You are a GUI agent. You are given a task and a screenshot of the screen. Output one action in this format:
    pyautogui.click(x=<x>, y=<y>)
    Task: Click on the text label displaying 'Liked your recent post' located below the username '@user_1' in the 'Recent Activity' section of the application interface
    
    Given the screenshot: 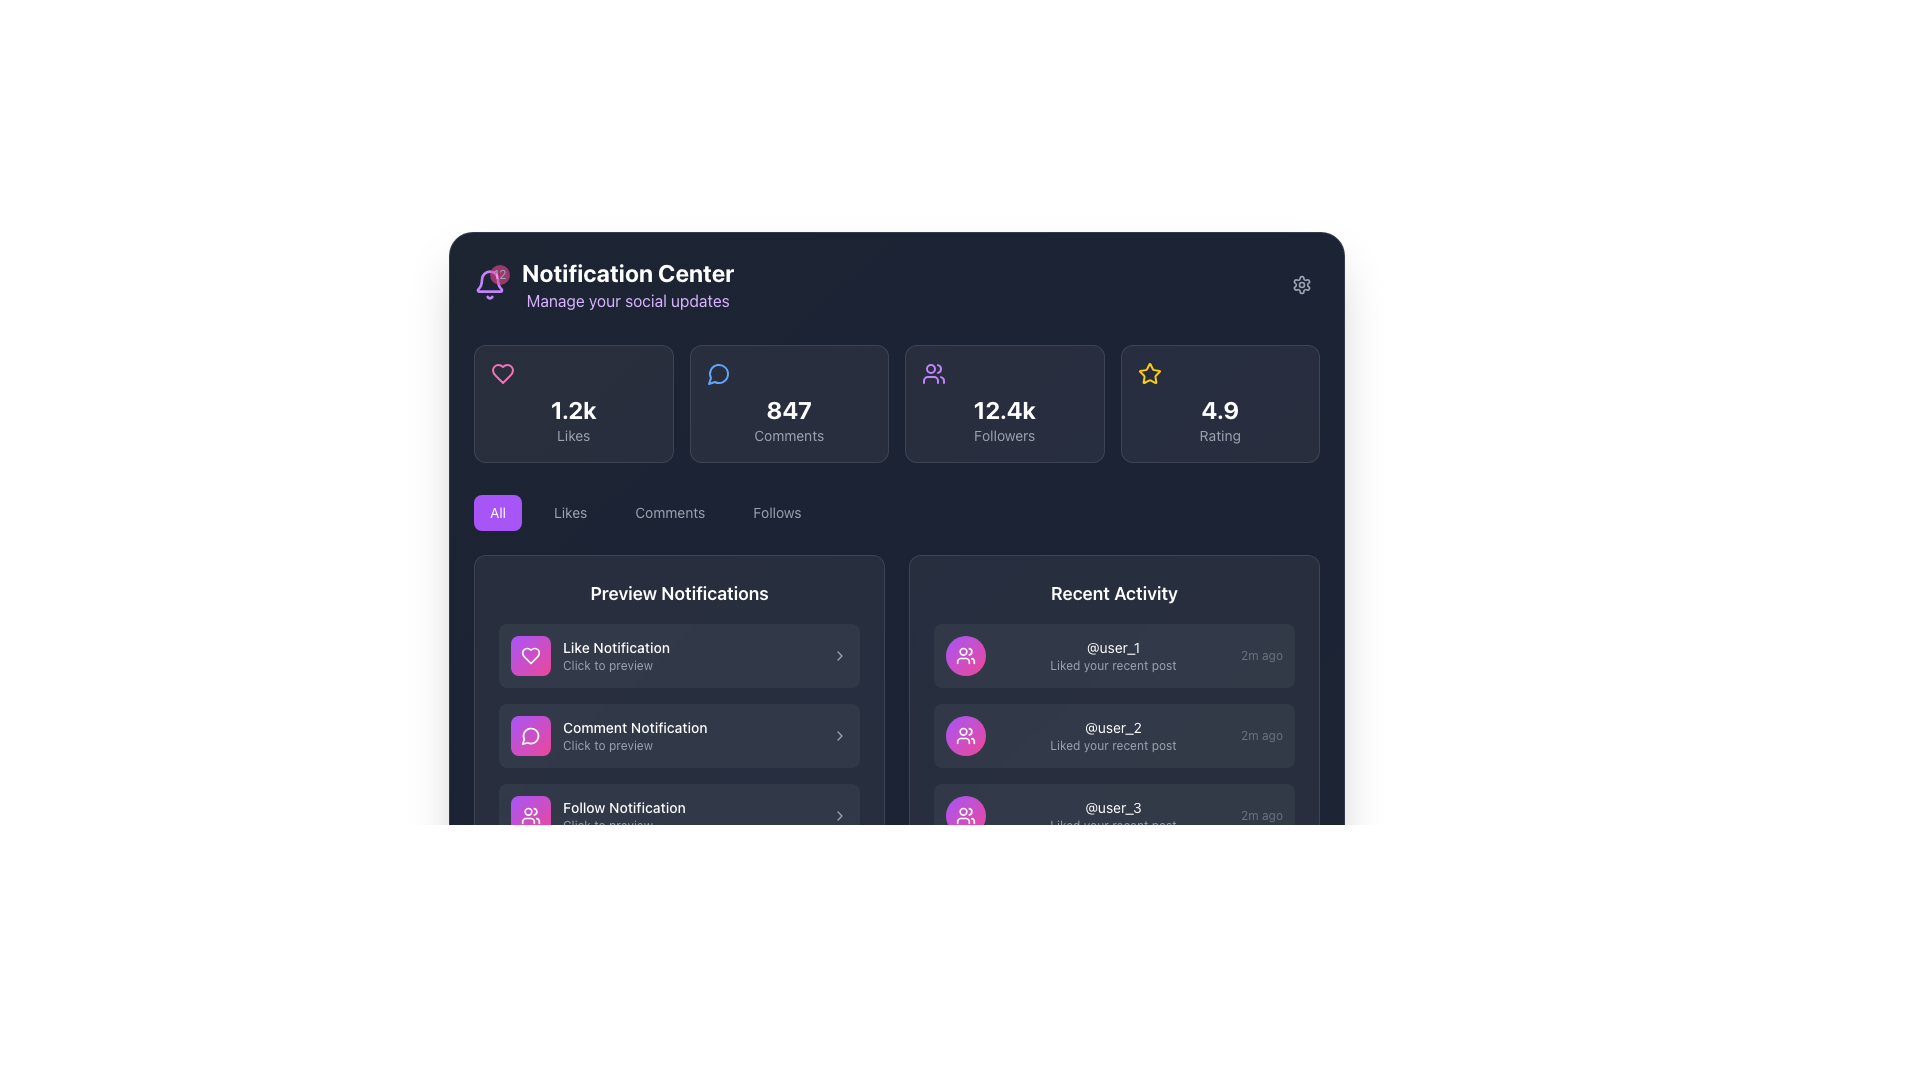 What is the action you would take?
    pyautogui.click(x=1112, y=666)
    